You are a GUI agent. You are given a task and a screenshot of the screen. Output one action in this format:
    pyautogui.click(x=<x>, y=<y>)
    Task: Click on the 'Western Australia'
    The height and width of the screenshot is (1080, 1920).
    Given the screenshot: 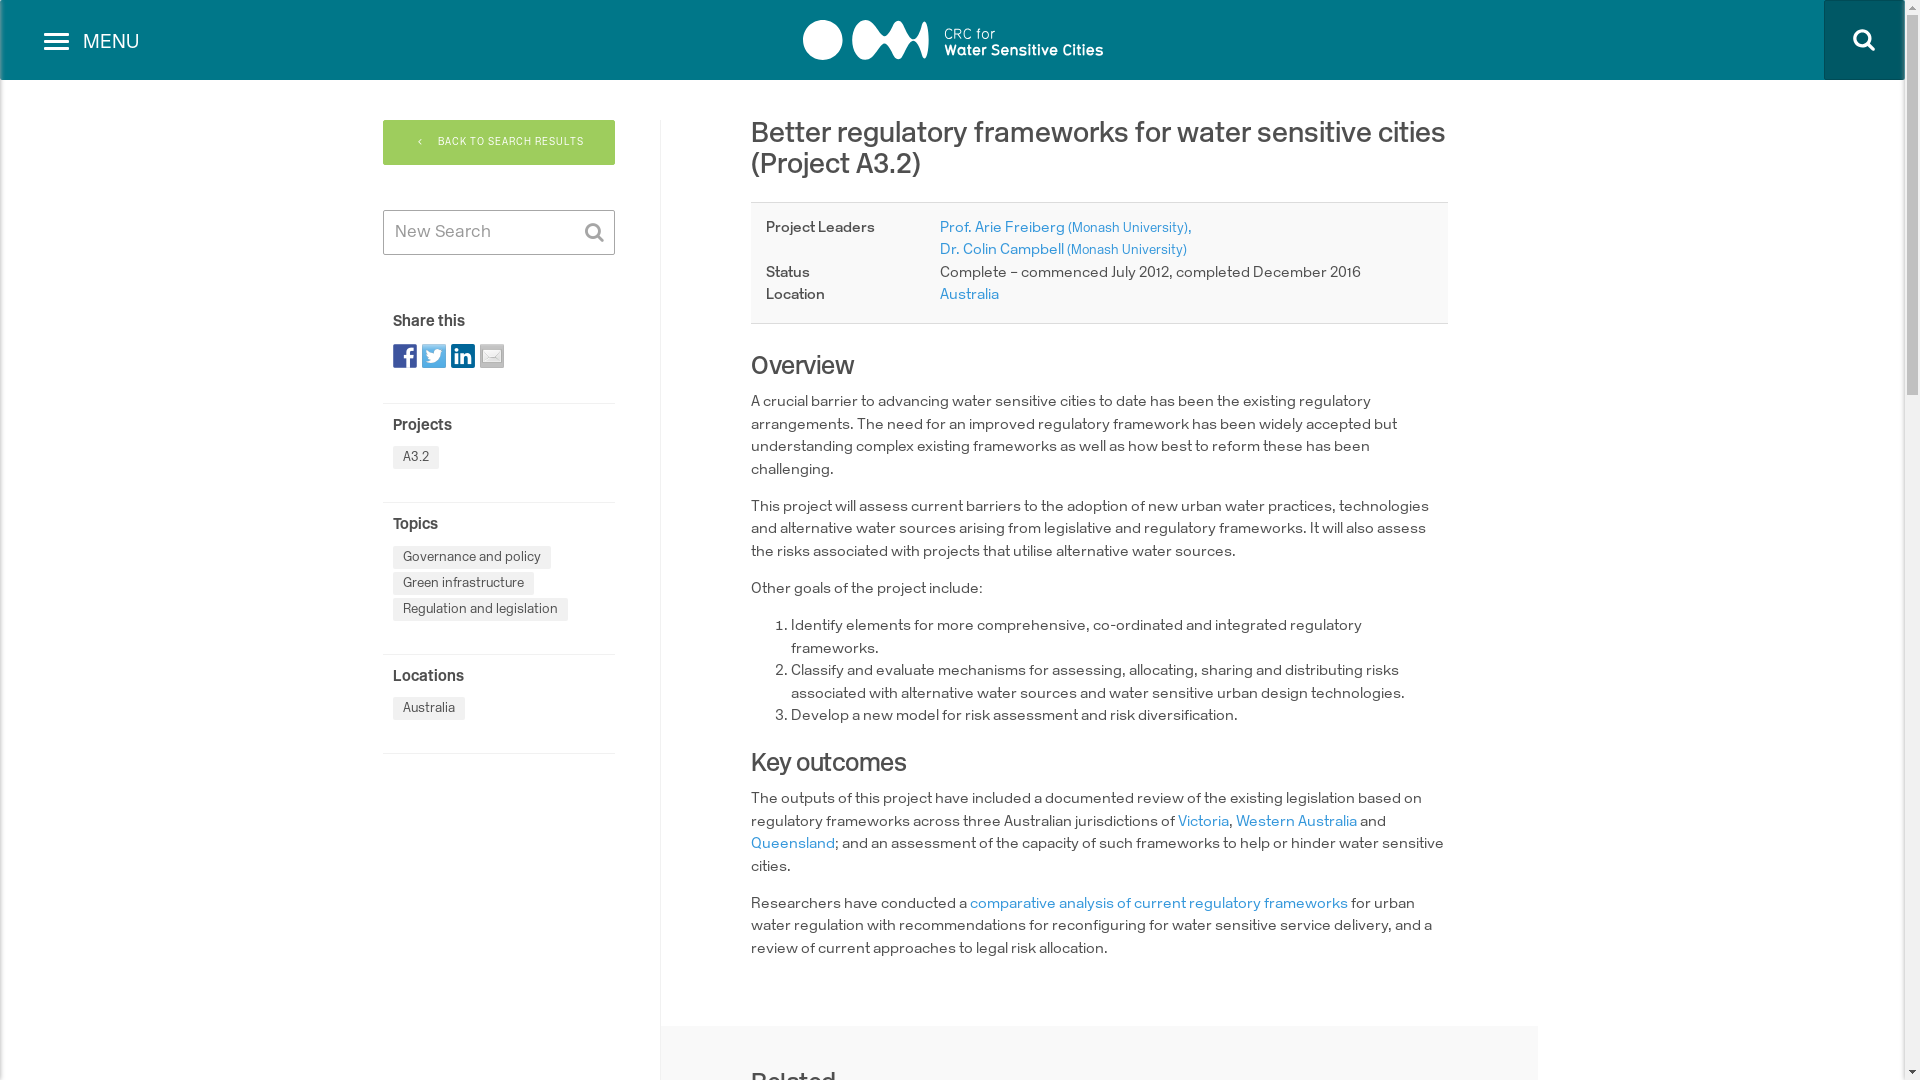 What is the action you would take?
    pyautogui.click(x=1296, y=822)
    